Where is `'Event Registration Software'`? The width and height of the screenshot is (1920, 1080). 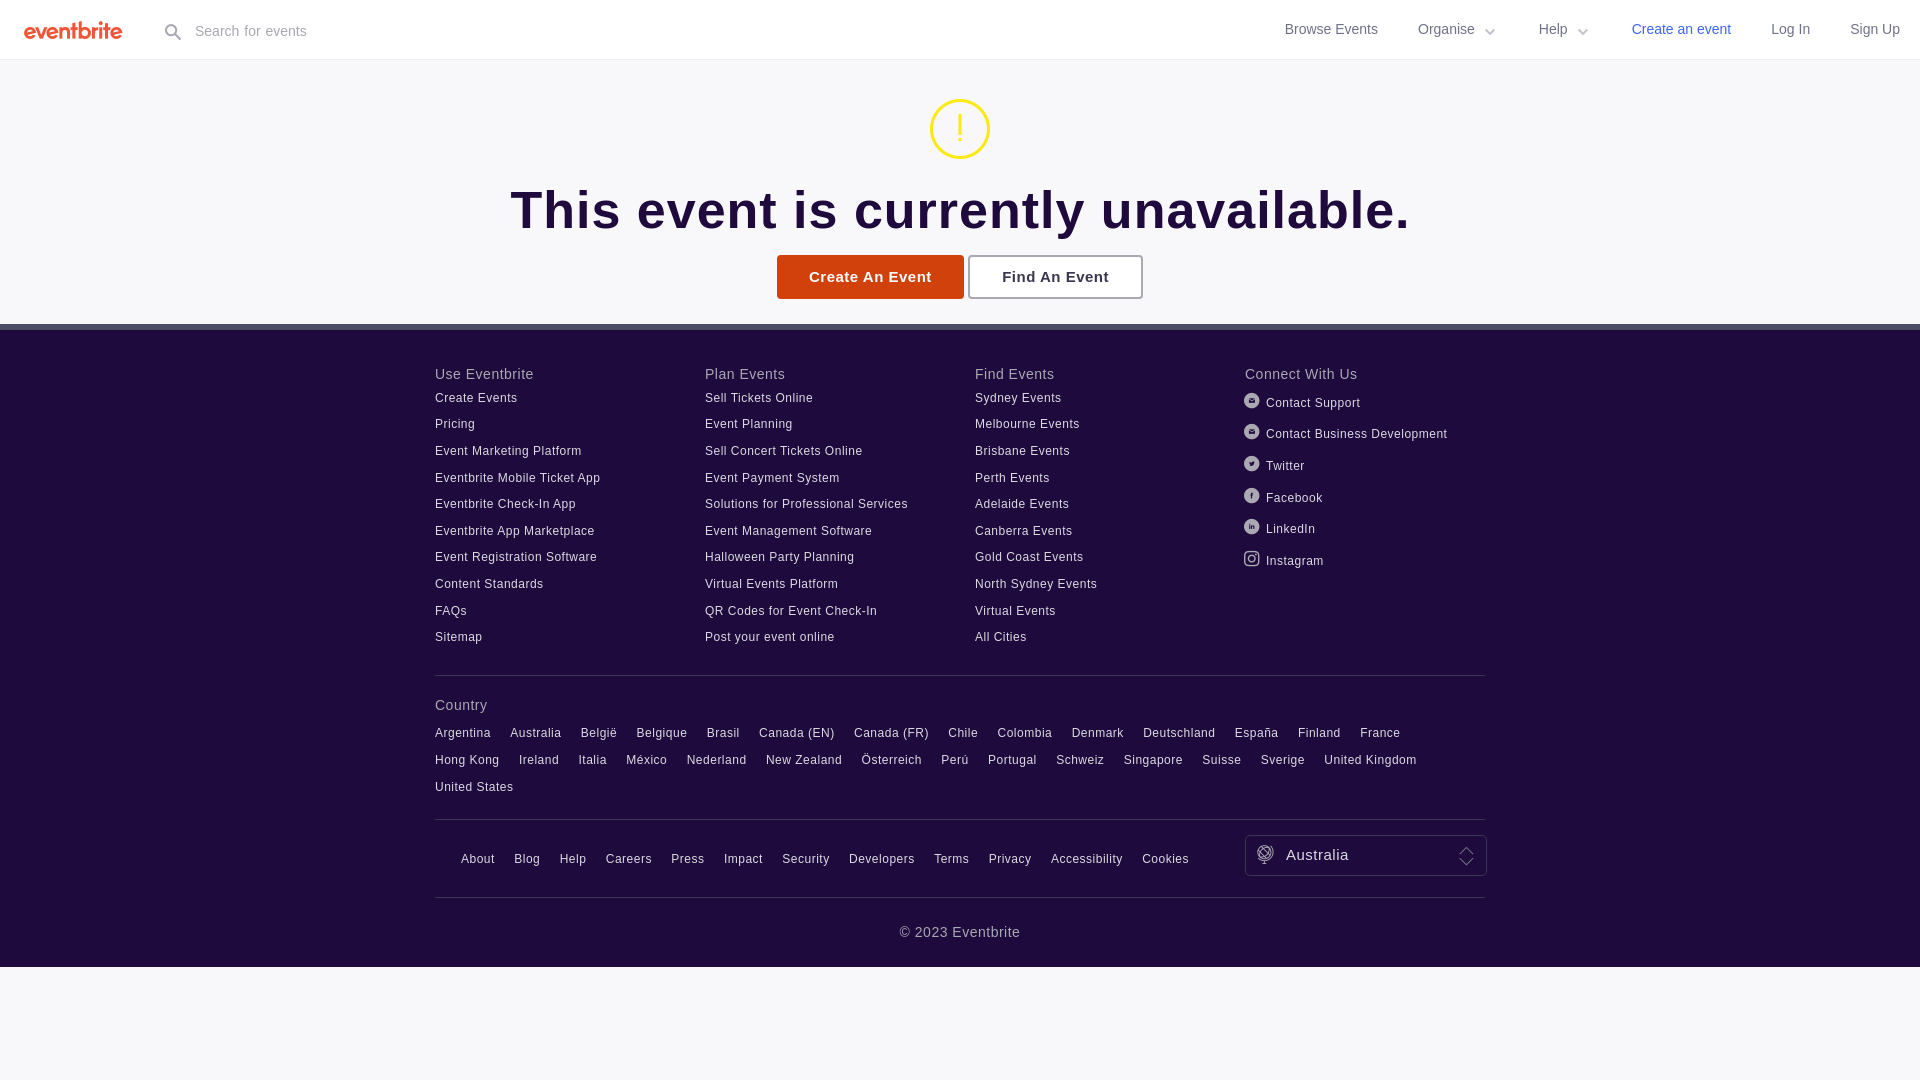 'Event Registration Software' is located at coordinates (515, 556).